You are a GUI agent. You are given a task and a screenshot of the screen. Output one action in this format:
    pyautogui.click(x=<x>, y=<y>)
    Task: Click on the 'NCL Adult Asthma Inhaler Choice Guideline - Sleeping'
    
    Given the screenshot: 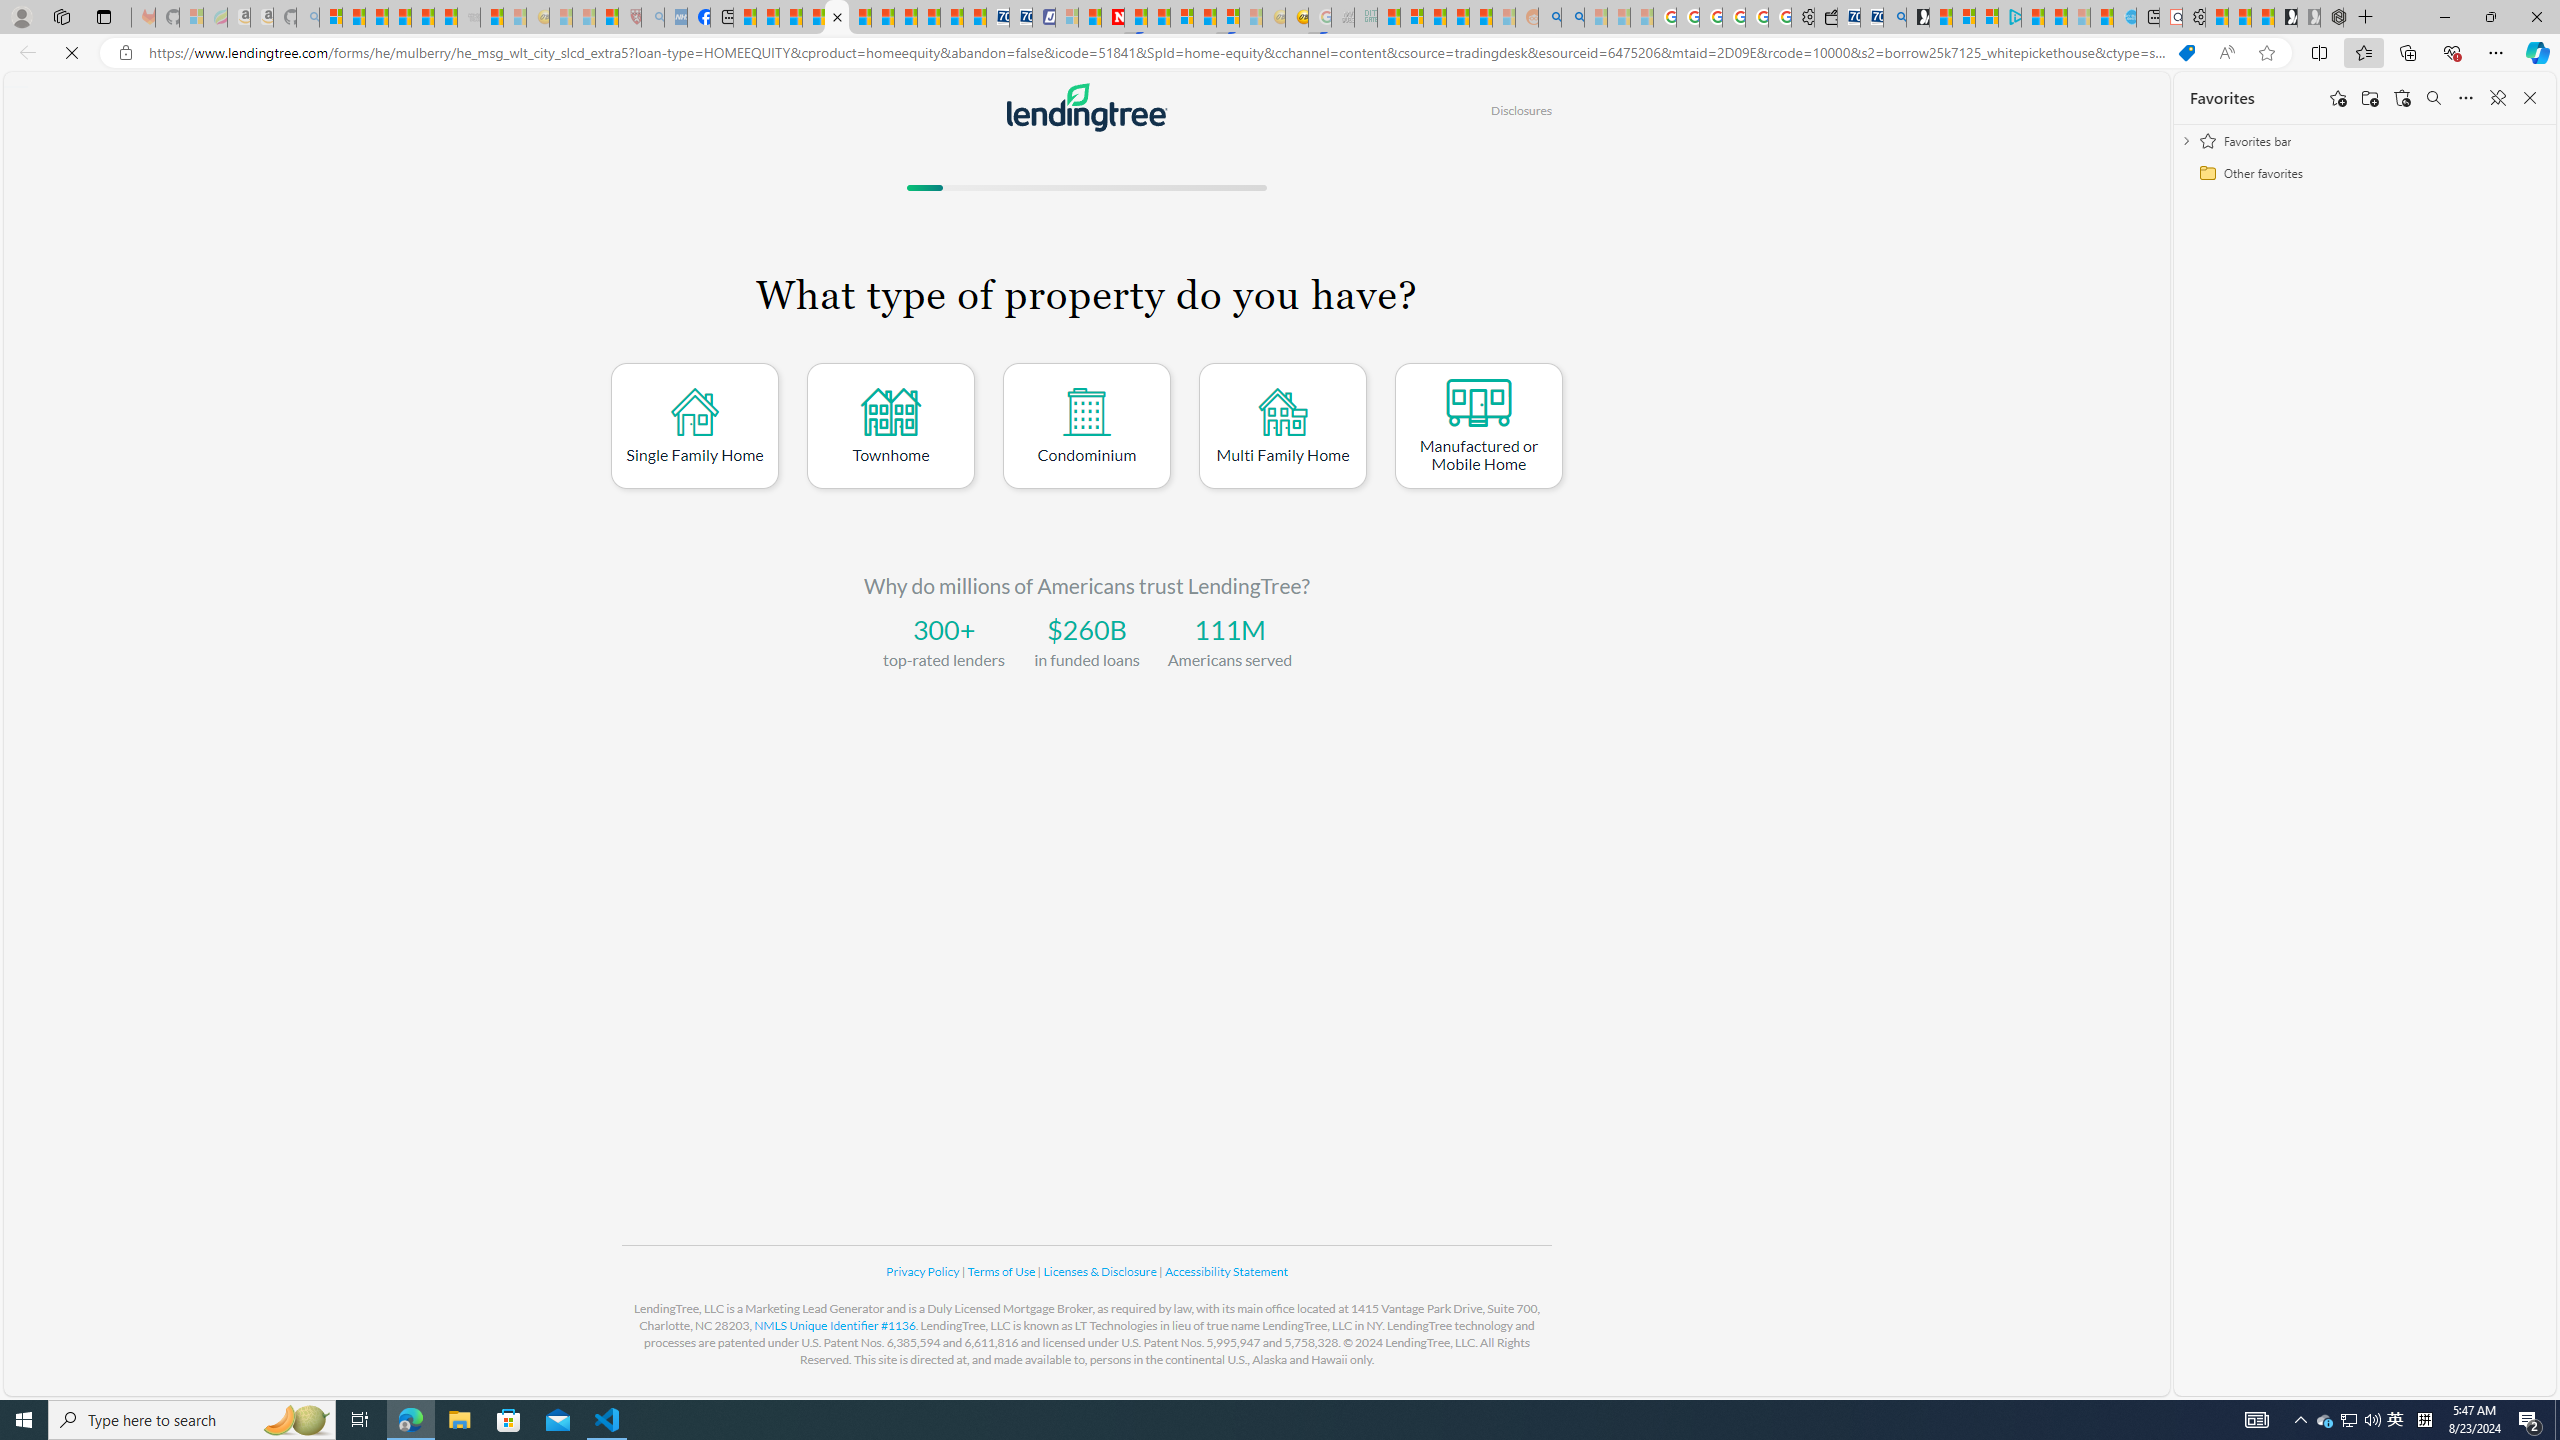 What is the action you would take?
    pyautogui.click(x=674, y=16)
    